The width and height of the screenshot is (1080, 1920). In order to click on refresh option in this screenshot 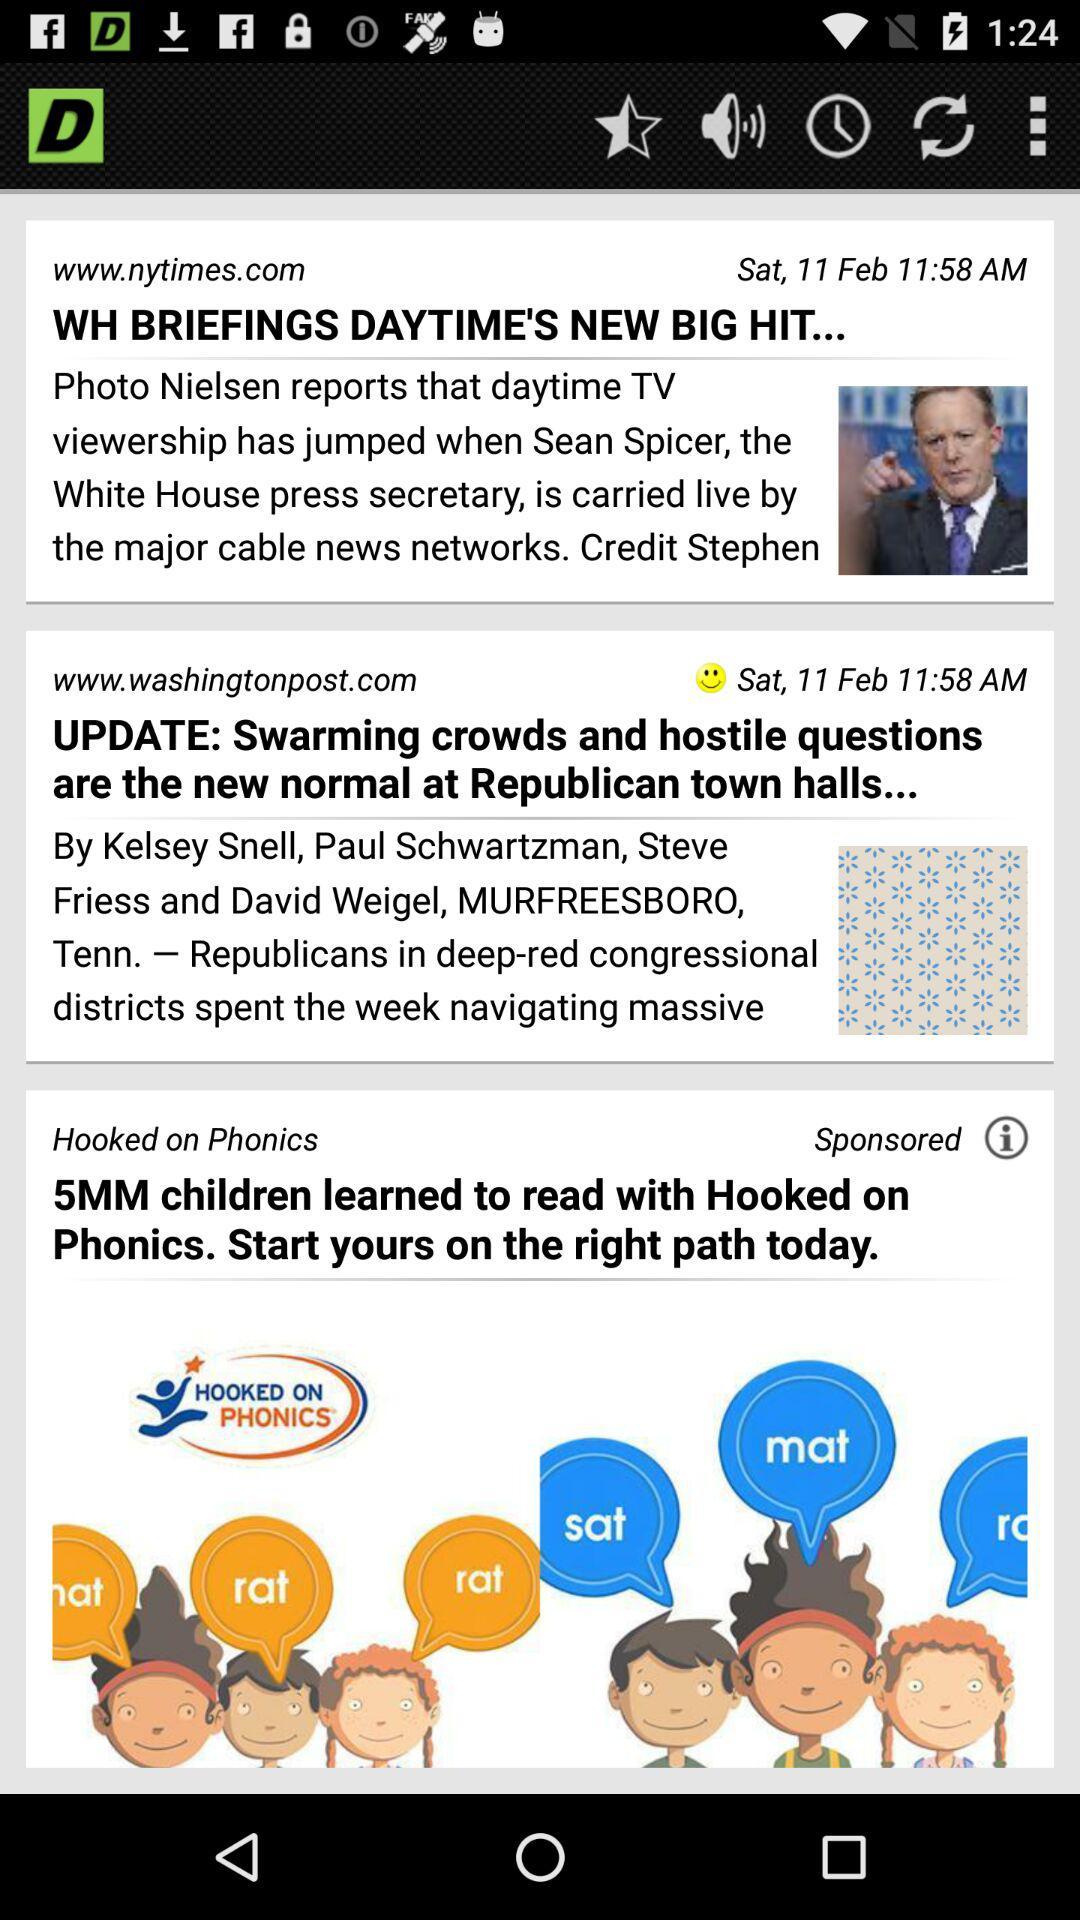, I will do `click(943, 124)`.